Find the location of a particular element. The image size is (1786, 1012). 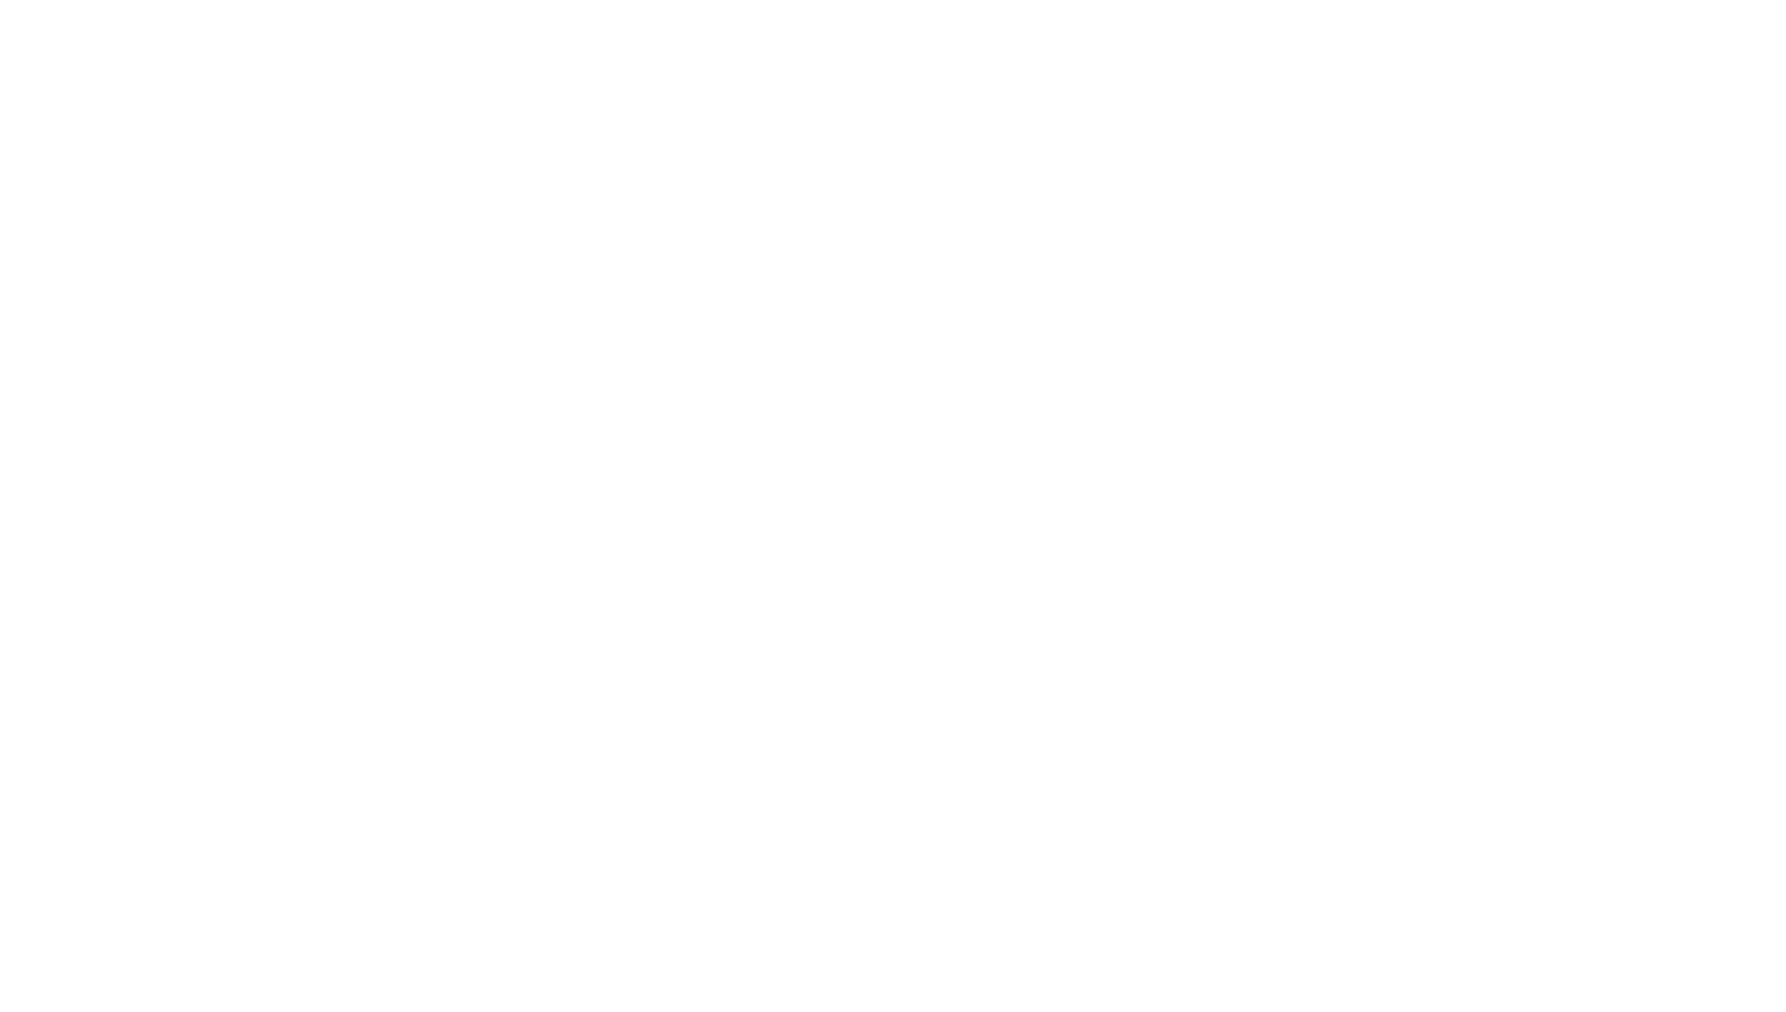

'Eastern Acoustic Works has launched its new SM12 Stage Monitor, which incorporates acoustic design cues from the company’s Microwedge line.' is located at coordinates (792, 719).